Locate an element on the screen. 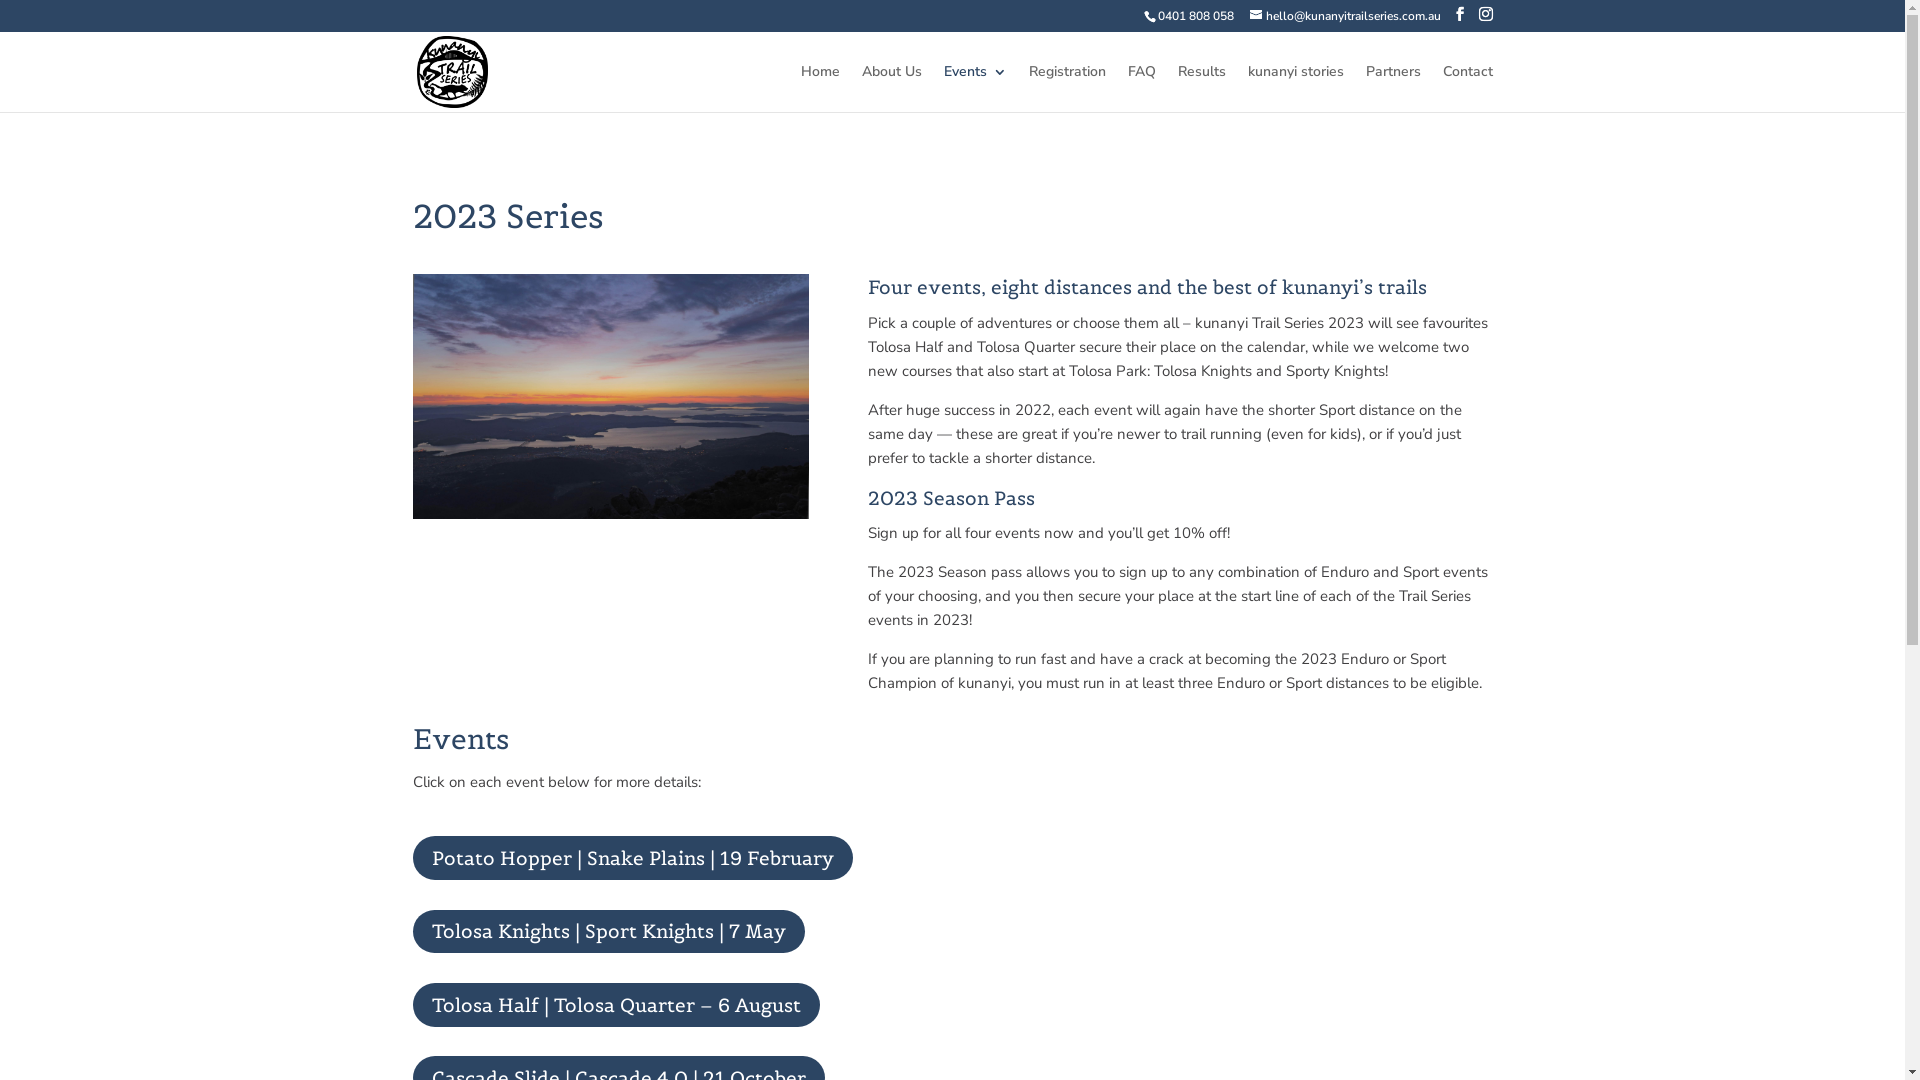  'Tolosa Knights | Sport Knights | 7 May' is located at coordinates (607, 932).